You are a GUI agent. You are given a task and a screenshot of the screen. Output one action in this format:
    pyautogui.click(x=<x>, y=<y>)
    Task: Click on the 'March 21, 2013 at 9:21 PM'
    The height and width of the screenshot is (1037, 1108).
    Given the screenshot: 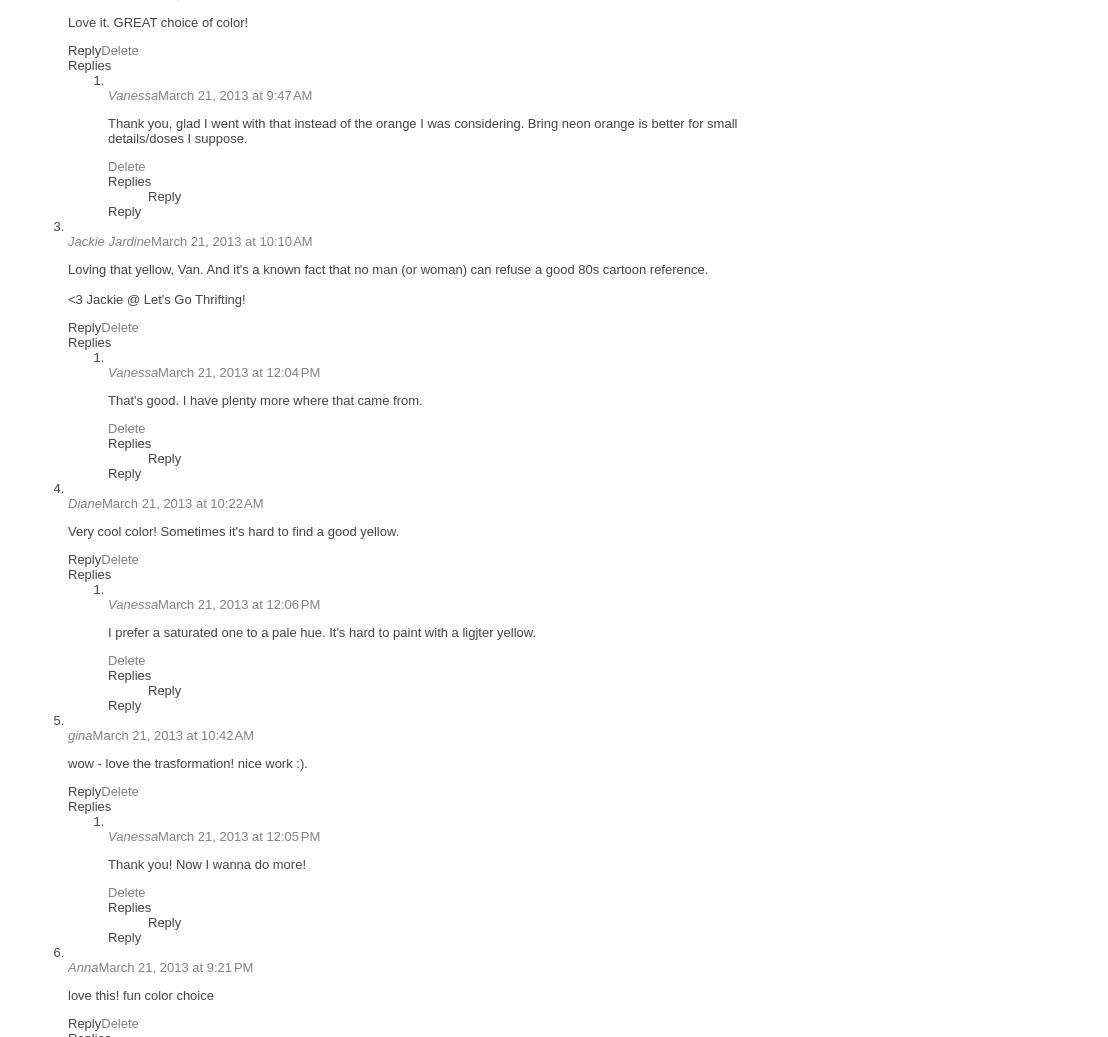 What is the action you would take?
    pyautogui.click(x=174, y=967)
    